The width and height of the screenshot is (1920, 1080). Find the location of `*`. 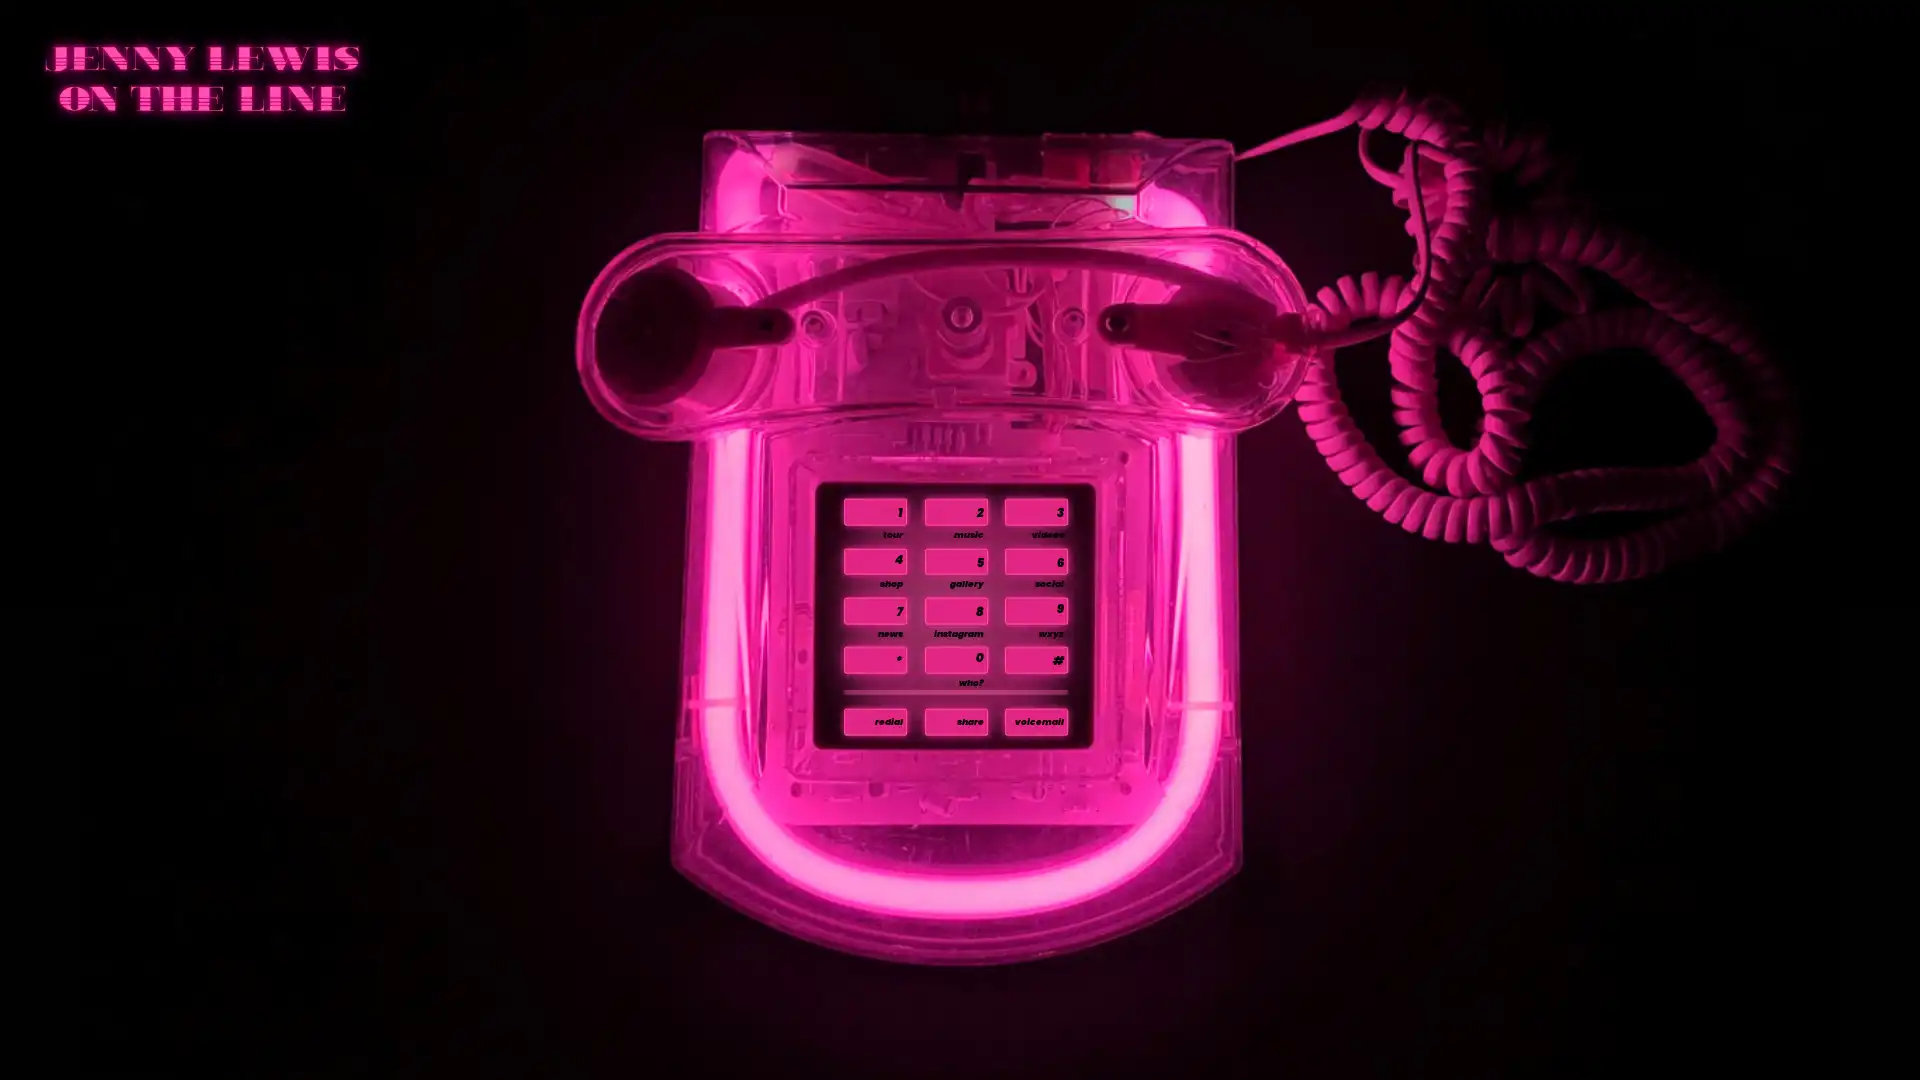

* is located at coordinates (875, 659).